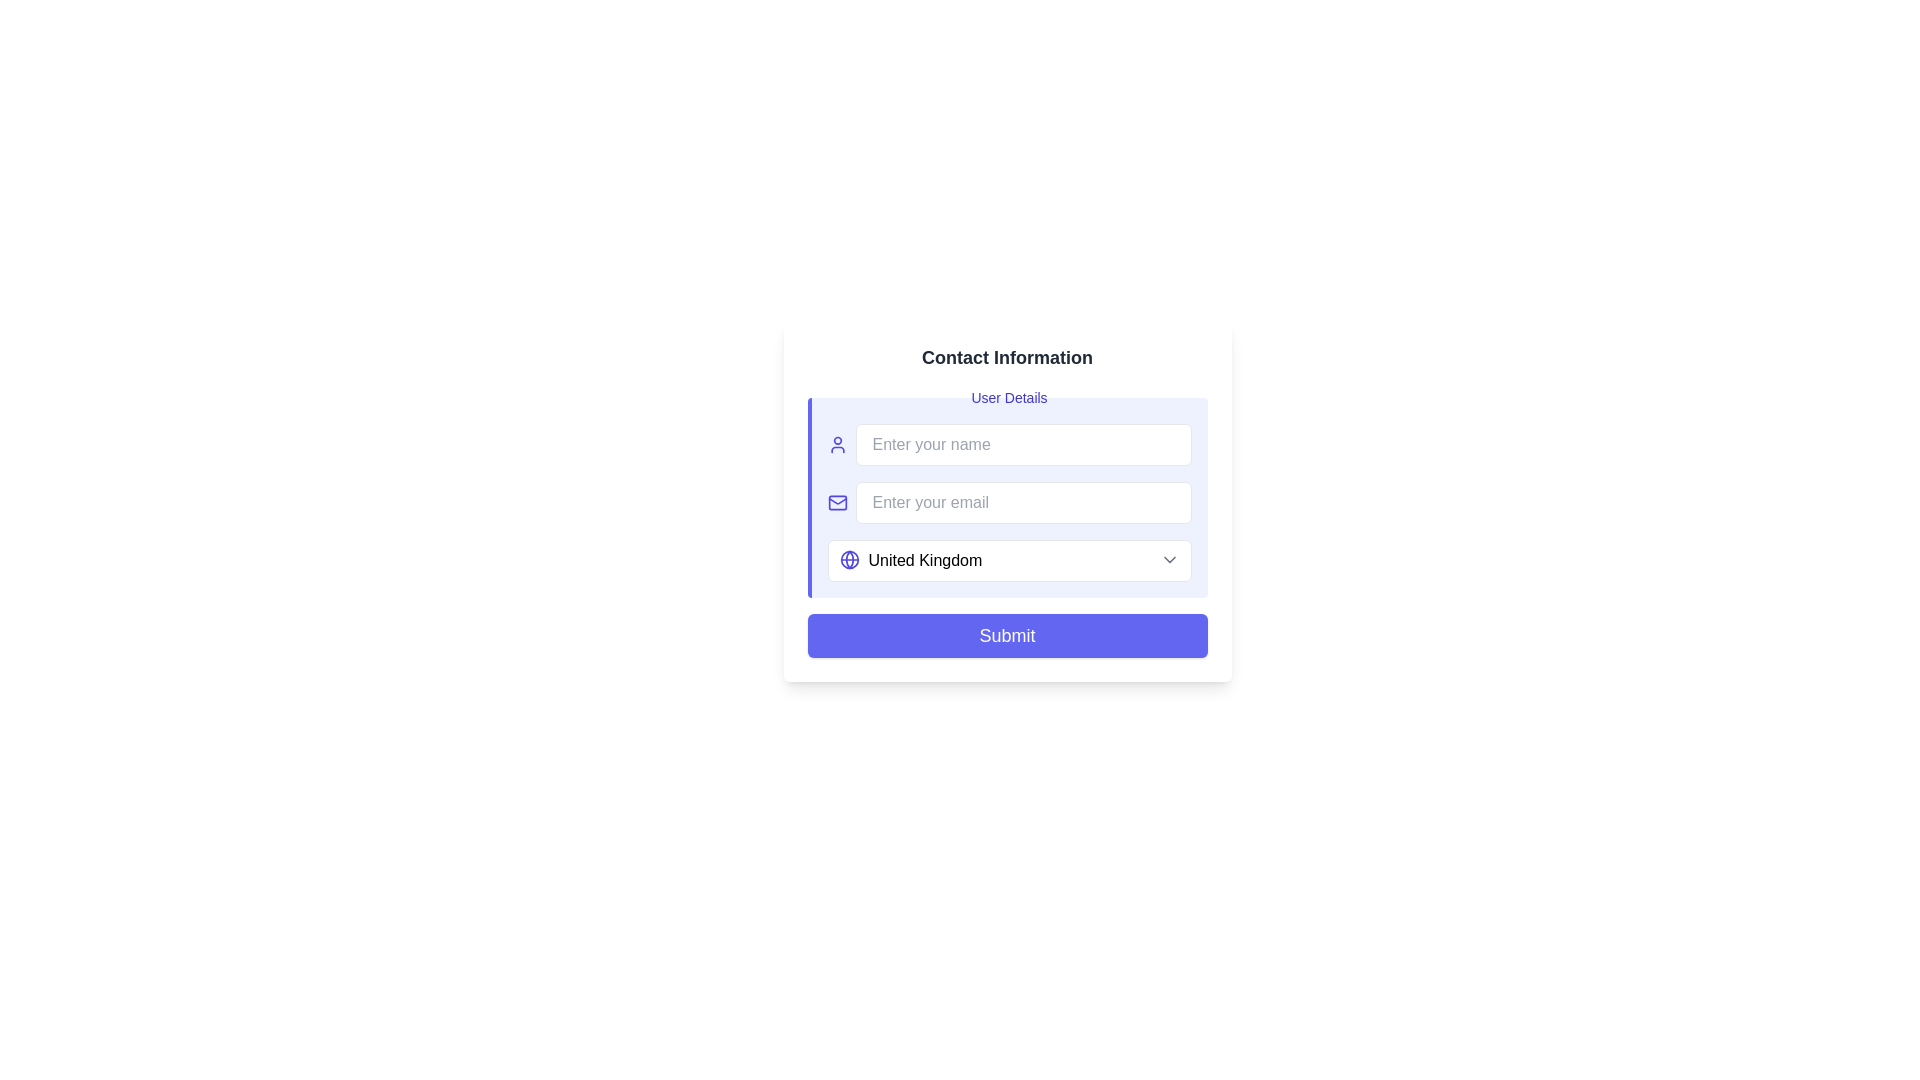 The width and height of the screenshot is (1920, 1080). I want to click on the design of the inner central circle of the globe icon located on the left-hand side of the form, adjacent to the 'Enter your name' input field, so click(849, 559).